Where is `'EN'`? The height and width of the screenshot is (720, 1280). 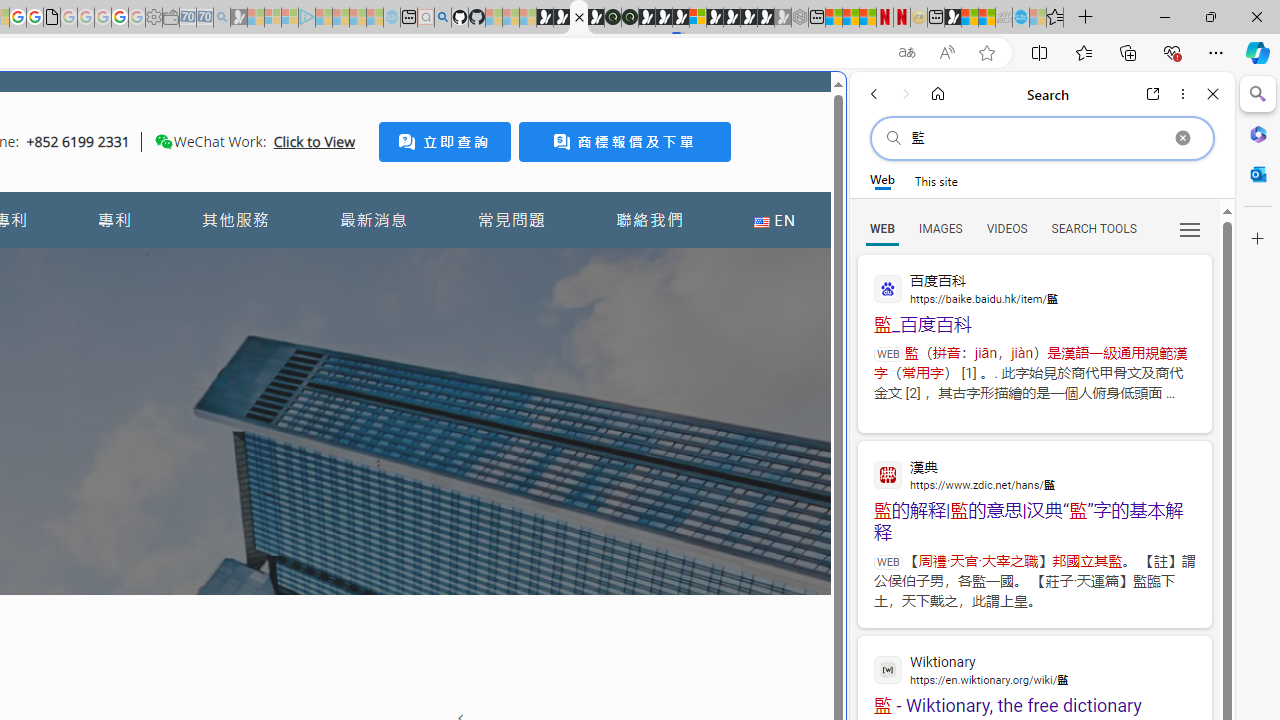
'EN' is located at coordinates (773, 220).